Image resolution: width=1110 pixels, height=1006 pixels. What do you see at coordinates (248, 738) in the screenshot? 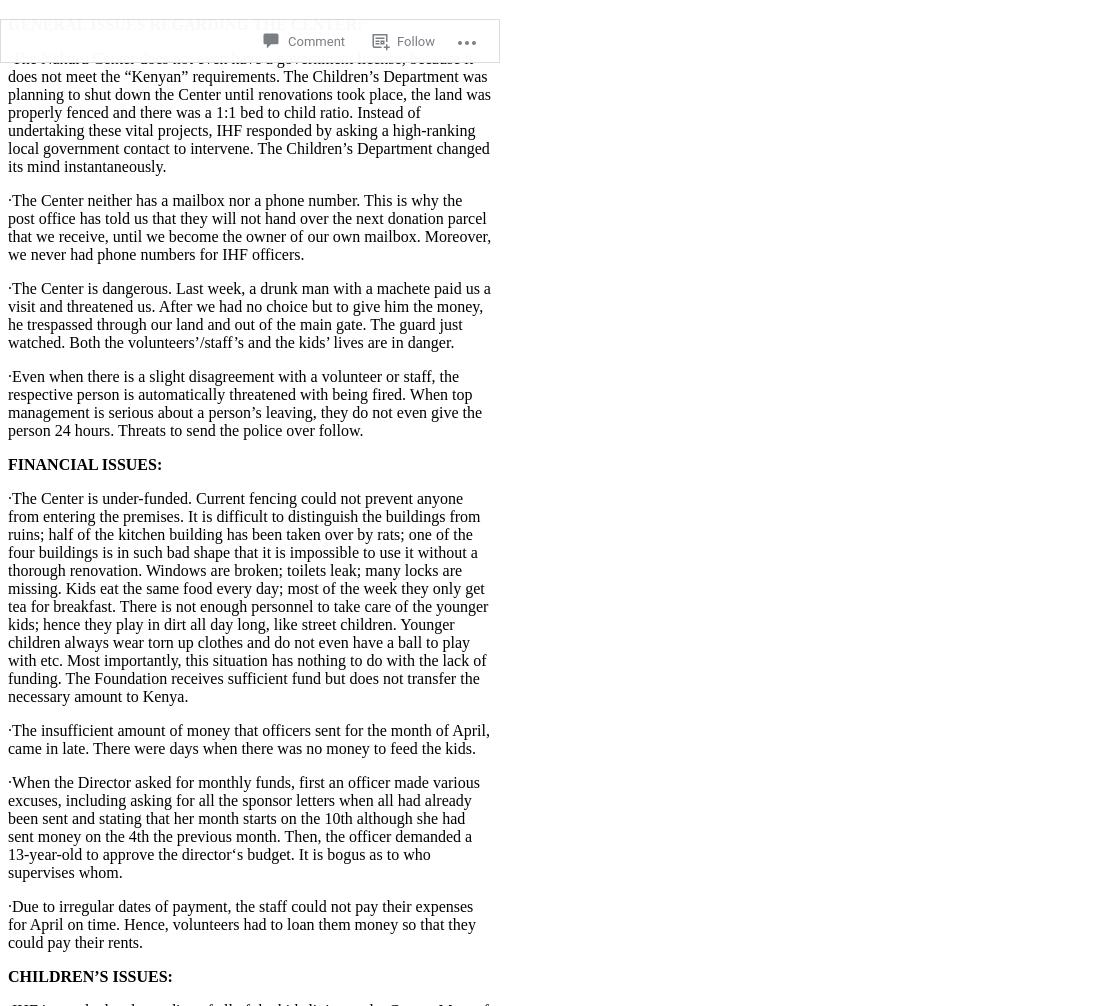
I see `'·The insufficient amount of money that officers sent for the month of April, came in late. There were days when there was no money to feed the kids.'` at bounding box center [248, 738].